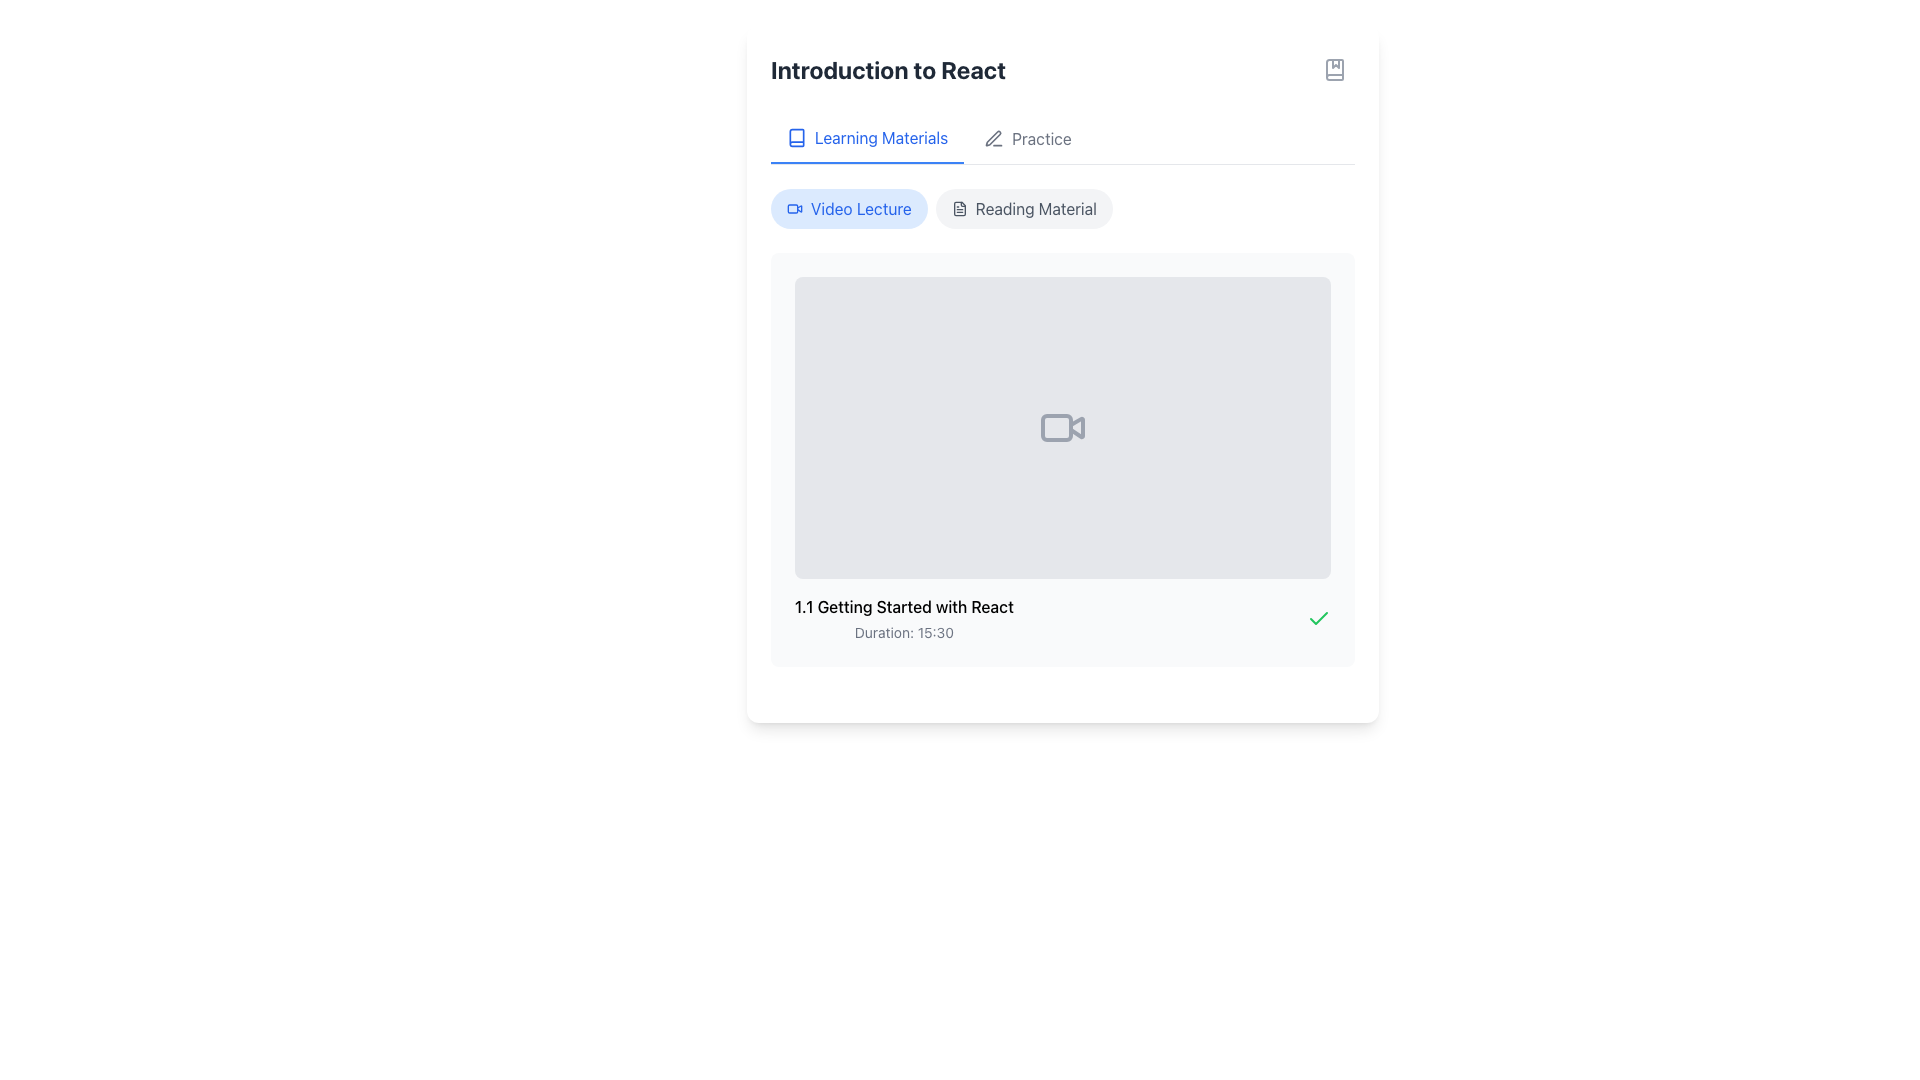  Describe the element at coordinates (849, 208) in the screenshot. I see `the 'Video Lecture' button located on the left within a group of two horizontally aligned buttons` at that location.